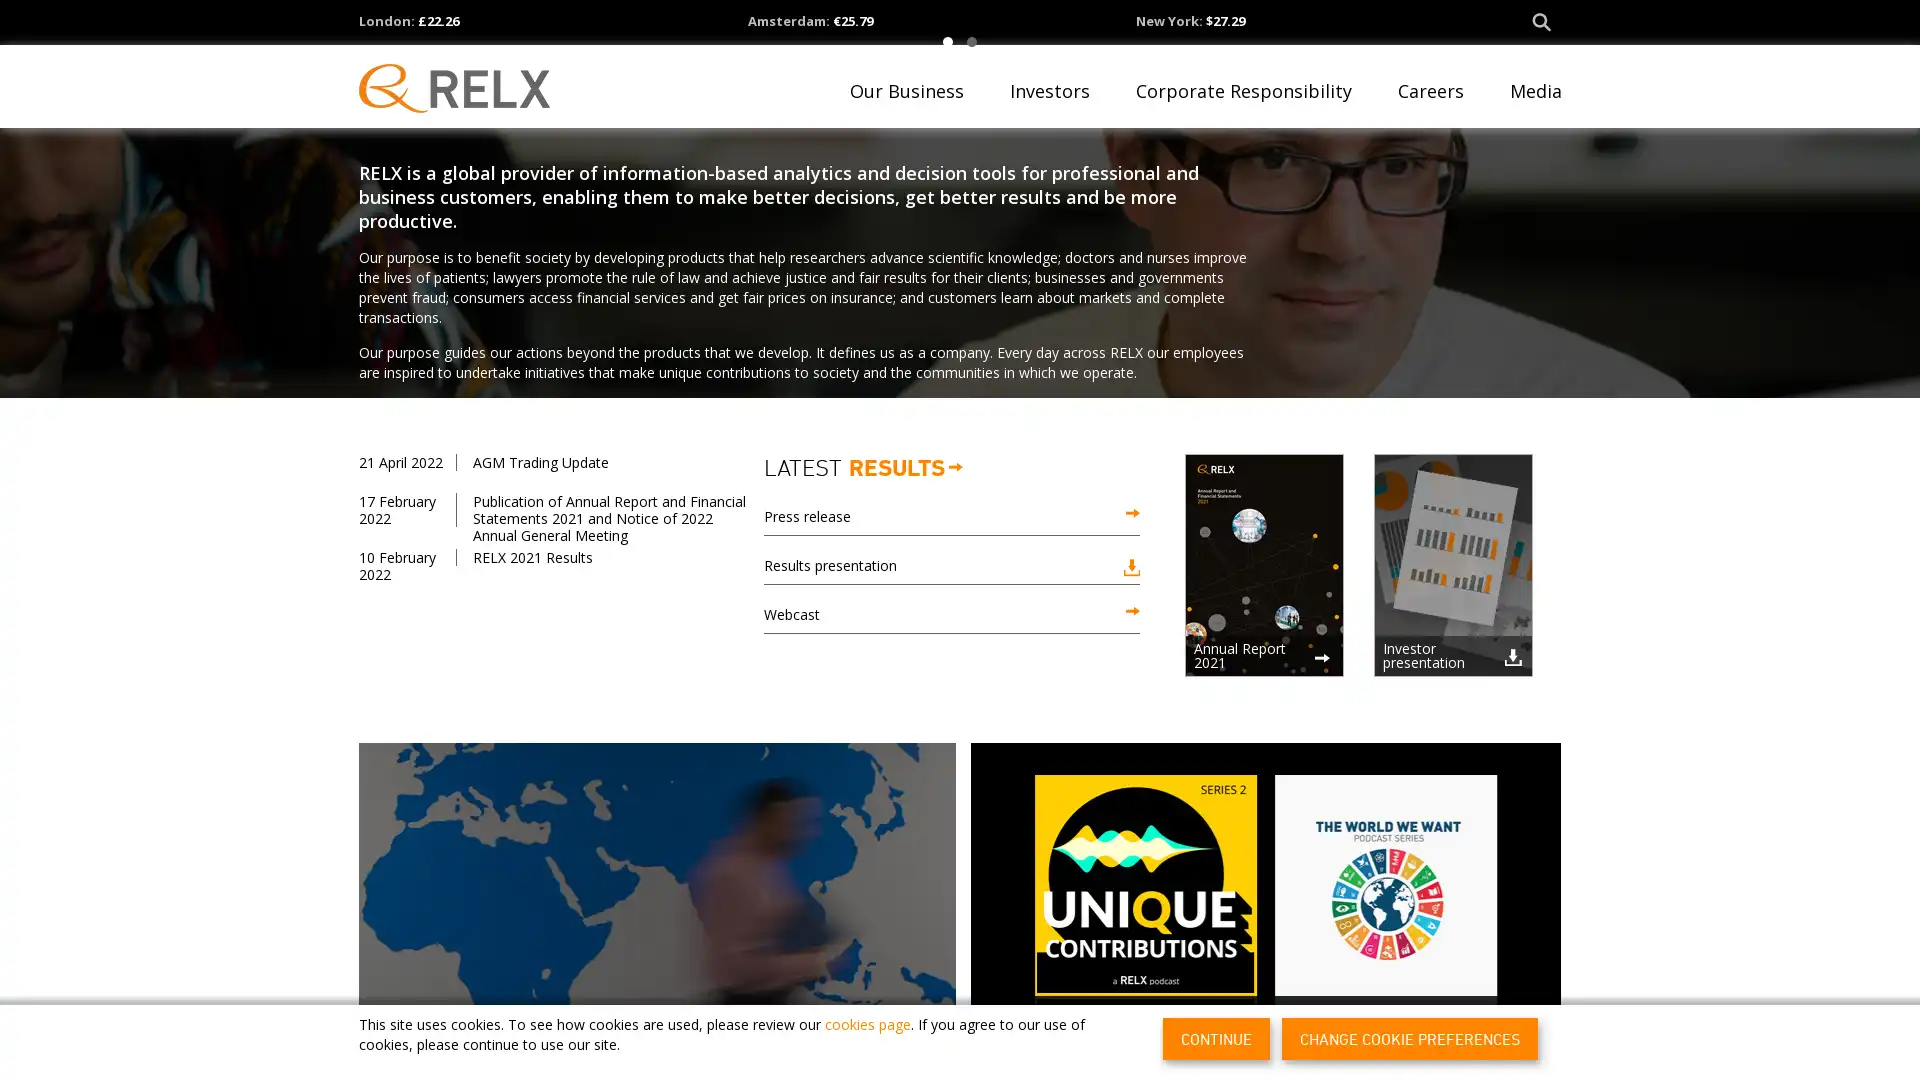 The height and width of the screenshot is (1080, 1920). What do you see at coordinates (947, 42) in the screenshot?
I see `1` at bounding box center [947, 42].